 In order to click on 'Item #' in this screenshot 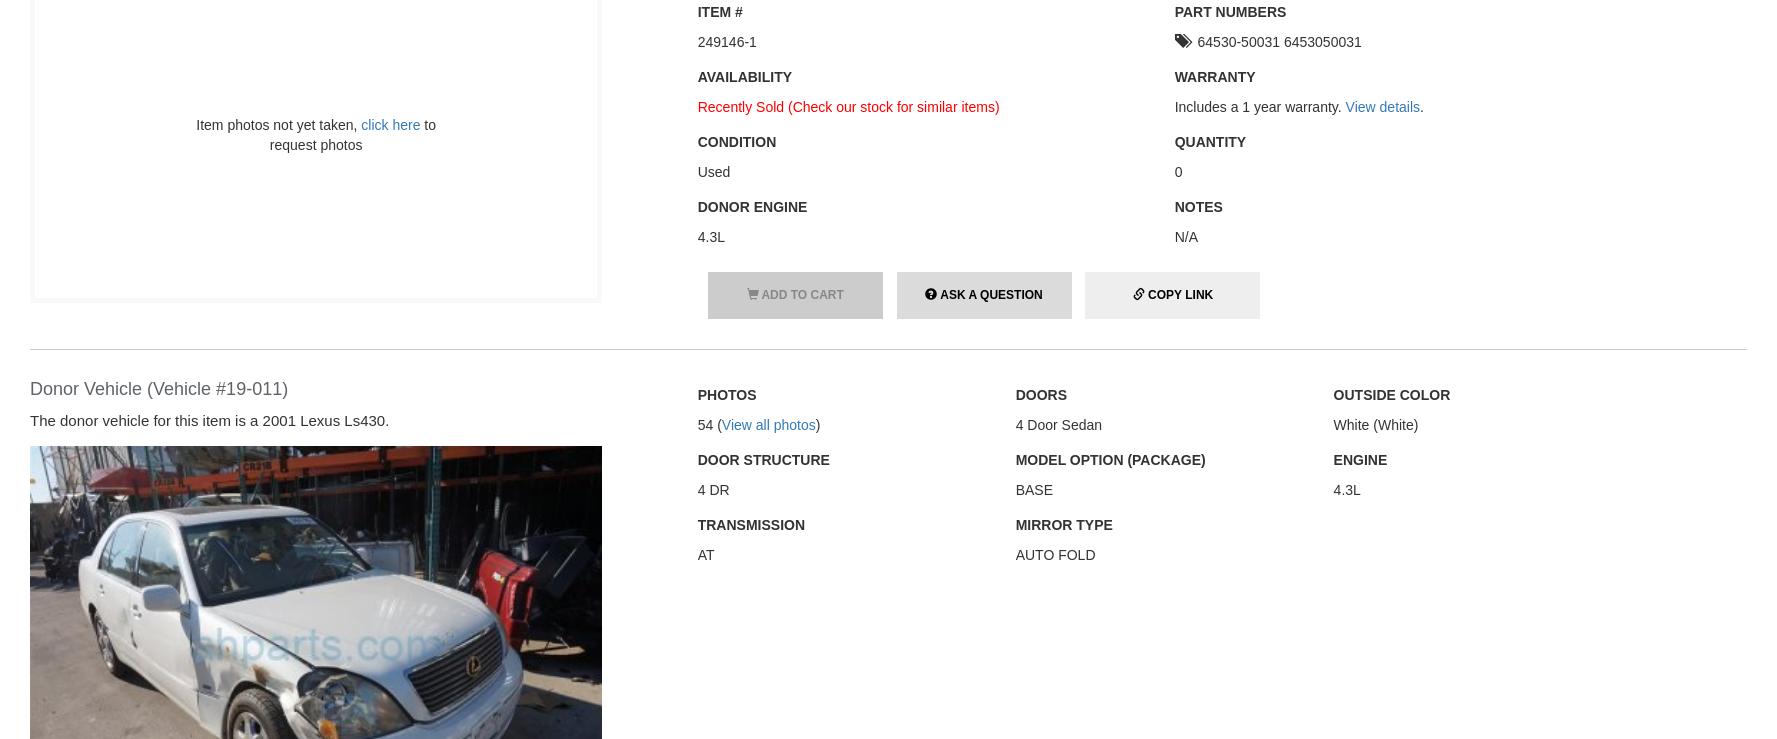, I will do `click(695, 10)`.